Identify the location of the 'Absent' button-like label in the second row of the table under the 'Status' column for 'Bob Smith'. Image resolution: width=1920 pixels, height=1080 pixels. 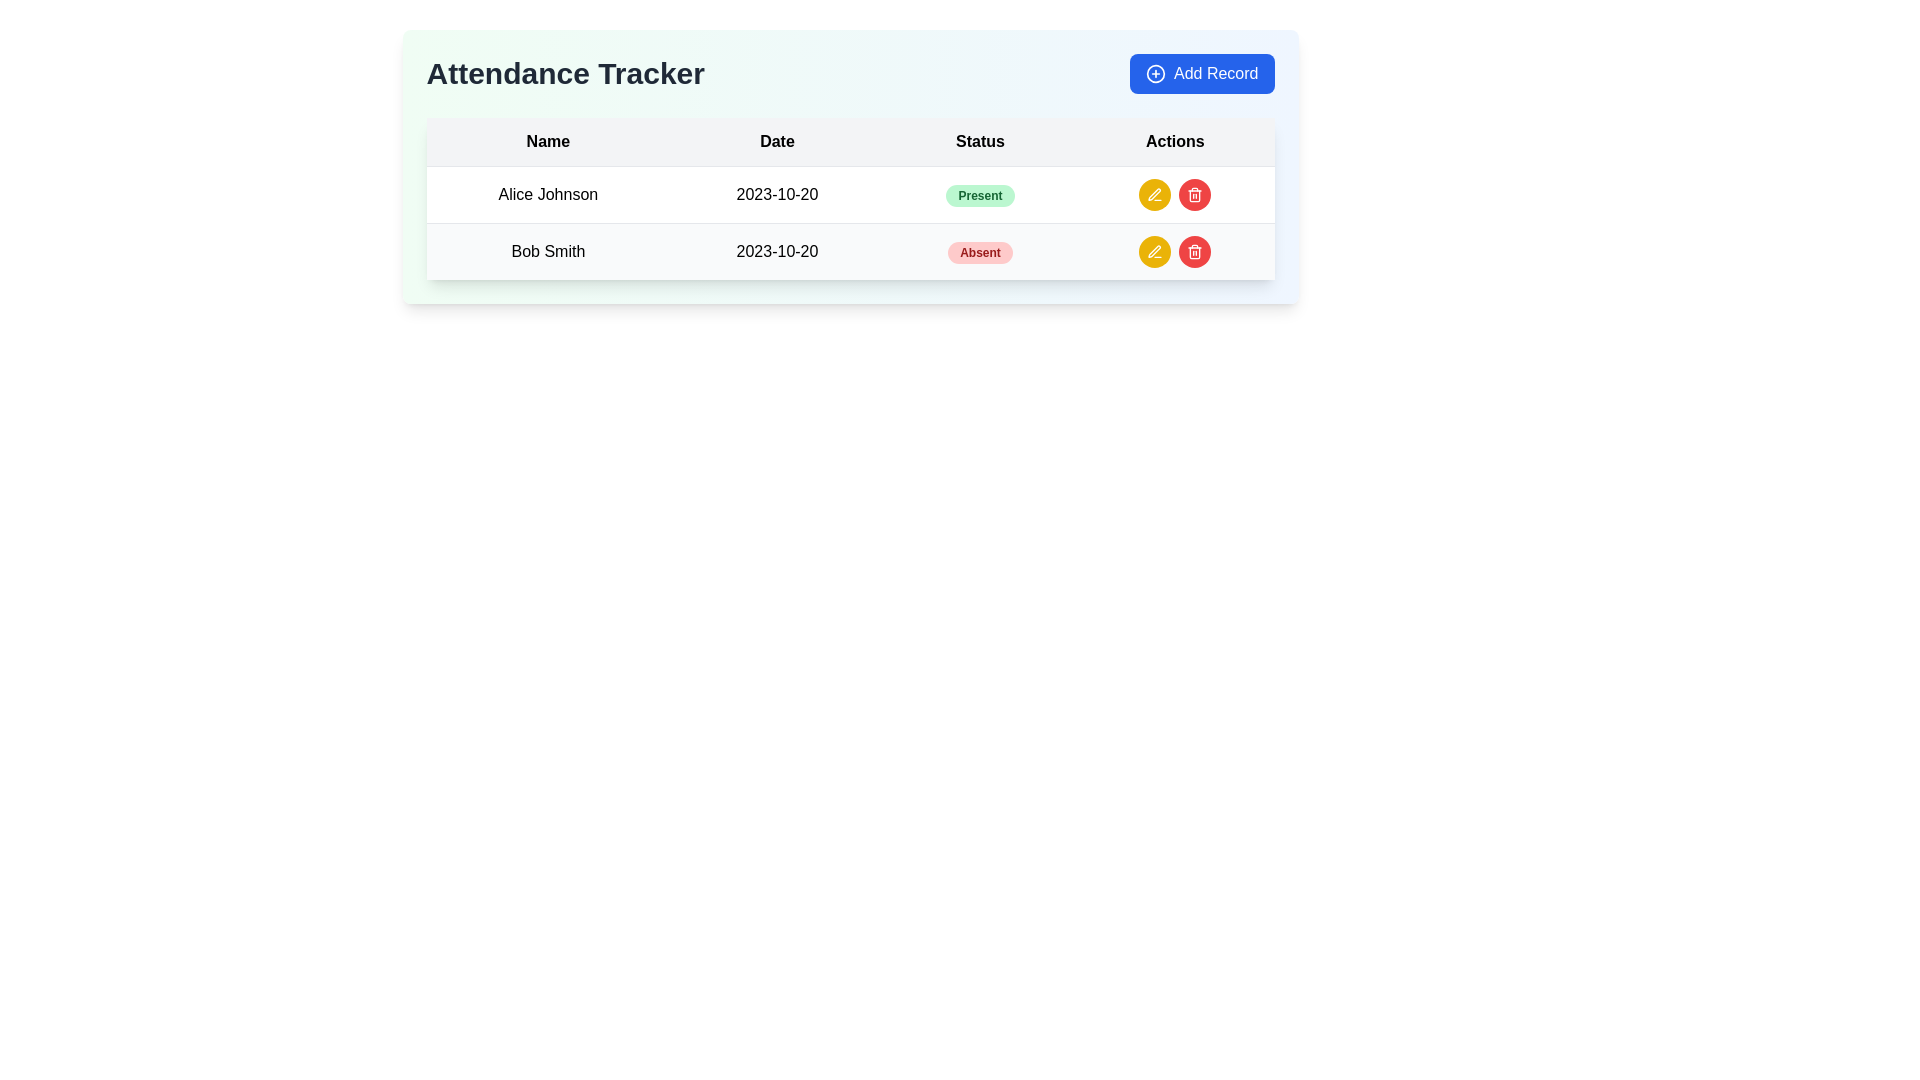
(980, 250).